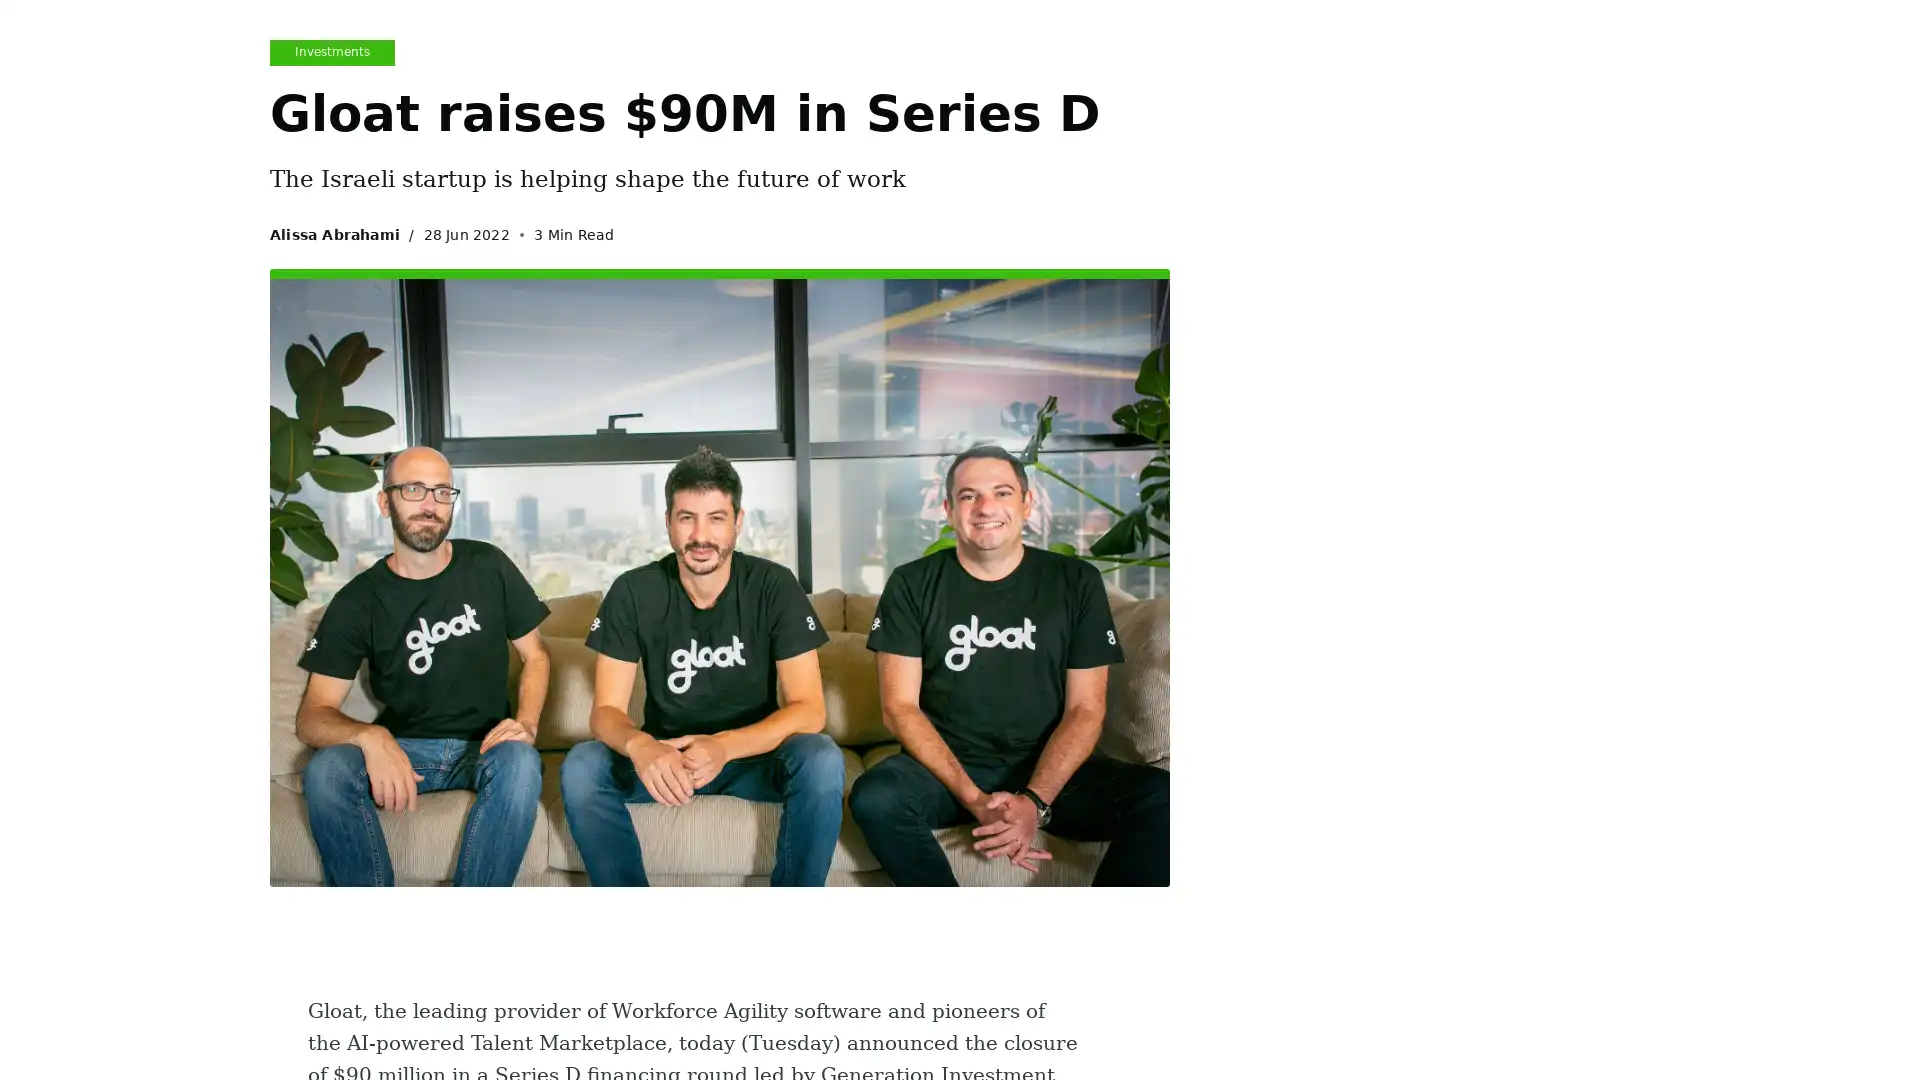 This screenshot has width=1920, height=1080. Describe the element at coordinates (1162, 567) in the screenshot. I see `Subscribe` at that location.